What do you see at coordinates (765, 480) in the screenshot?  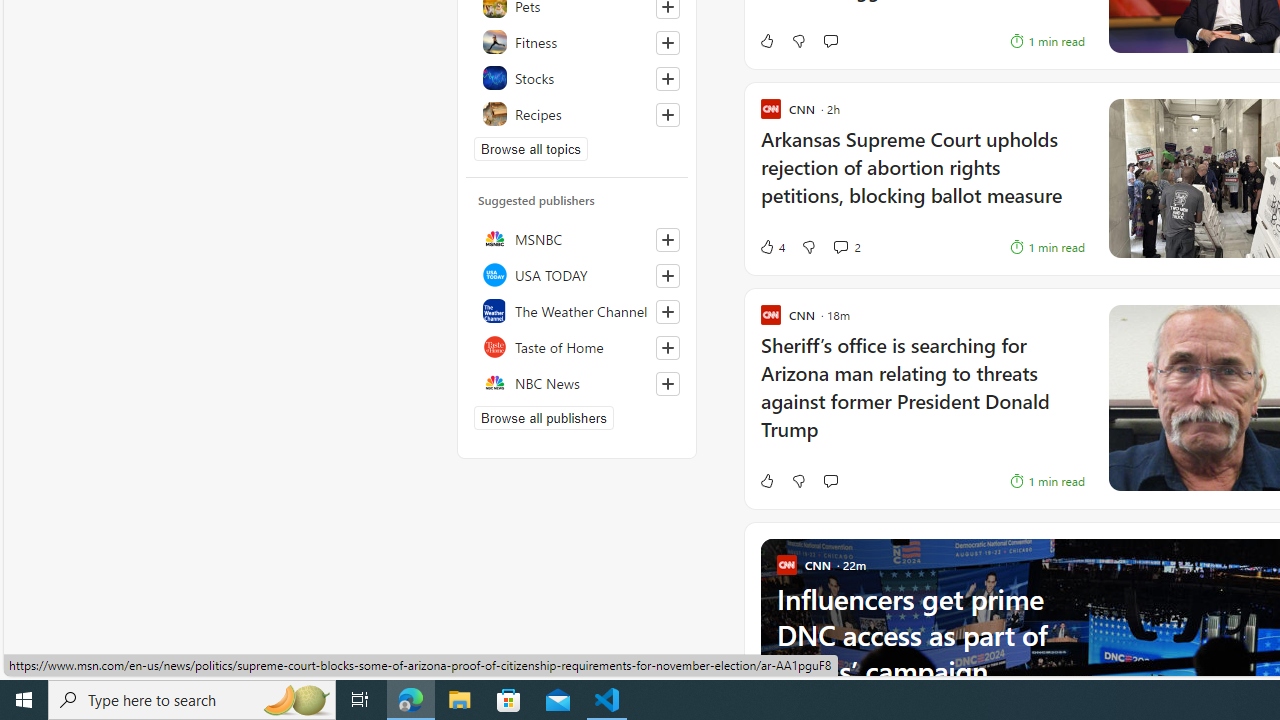 I see `'Like'` at bounding box center [765, 480].